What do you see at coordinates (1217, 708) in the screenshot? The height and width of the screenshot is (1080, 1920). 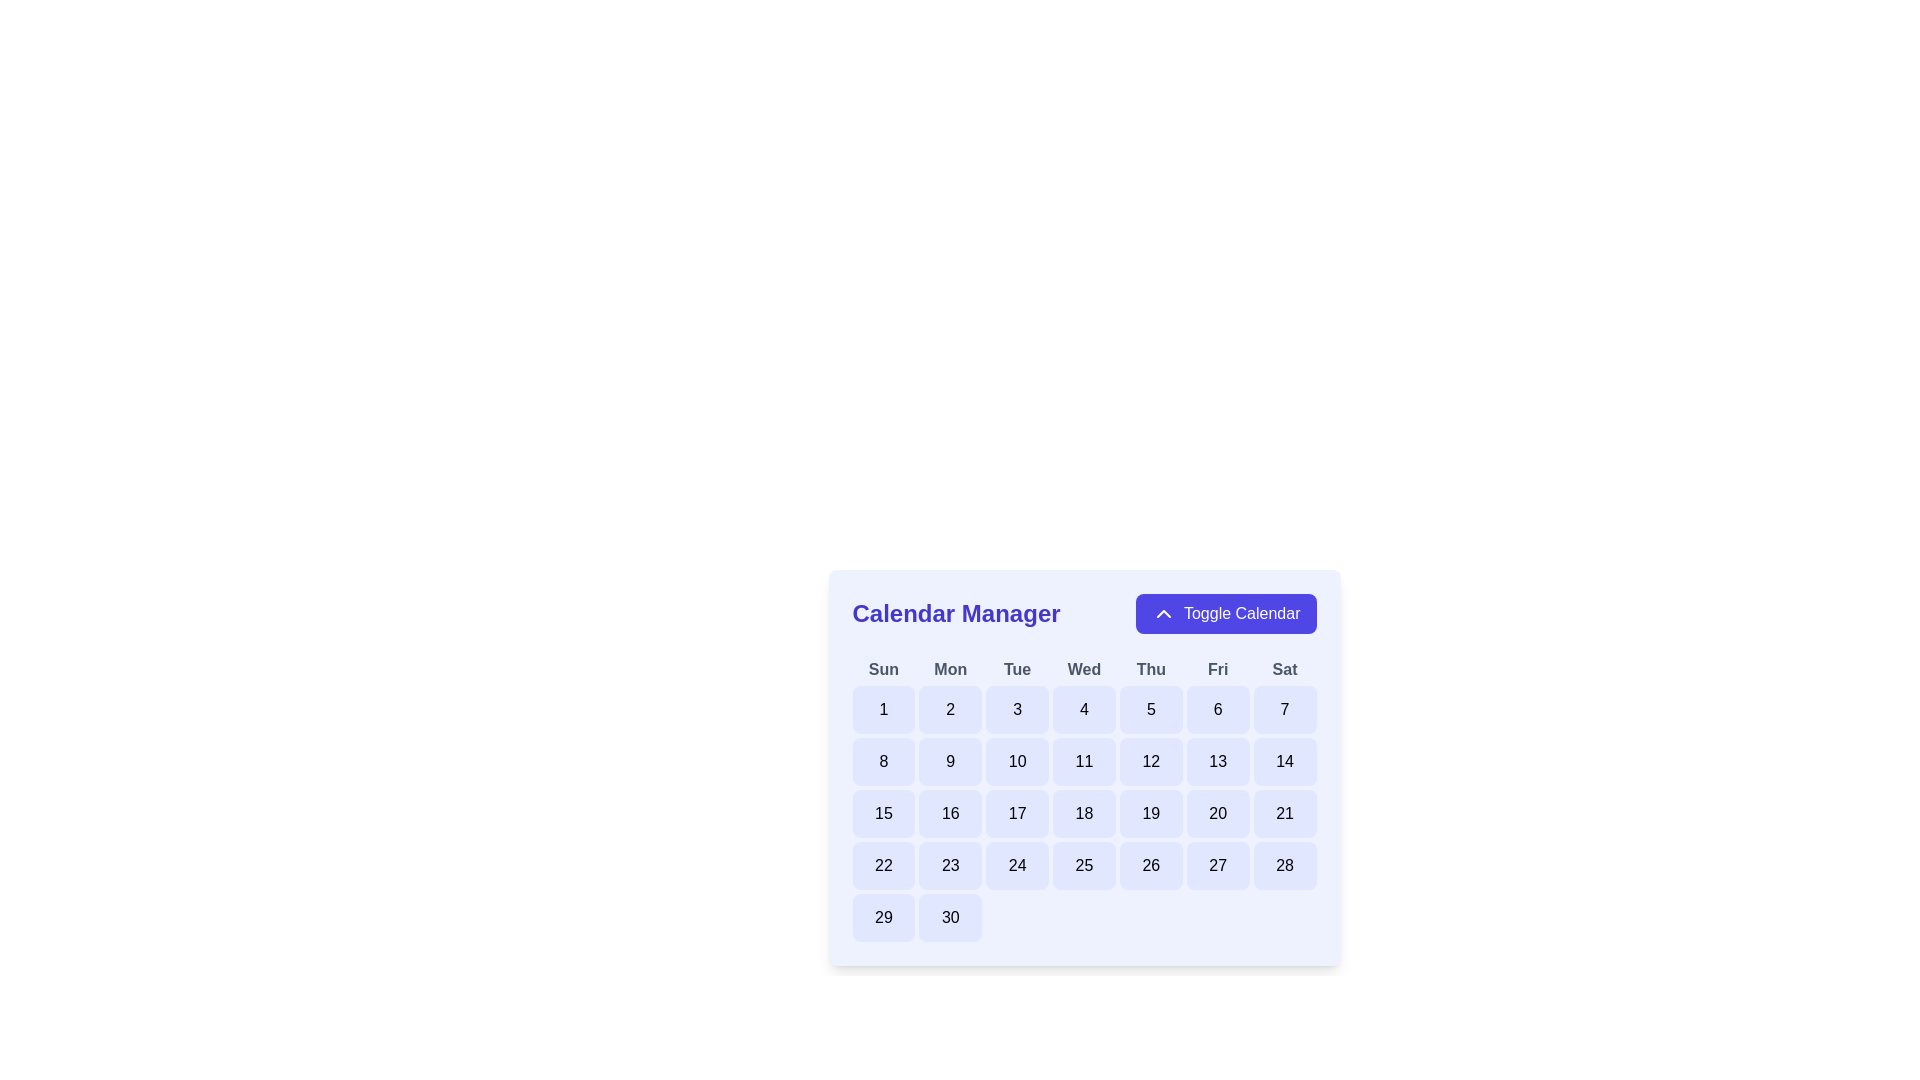 I see `the calendar date cell representing the day '6' to change its background color` at bounding box center [1217, 708].